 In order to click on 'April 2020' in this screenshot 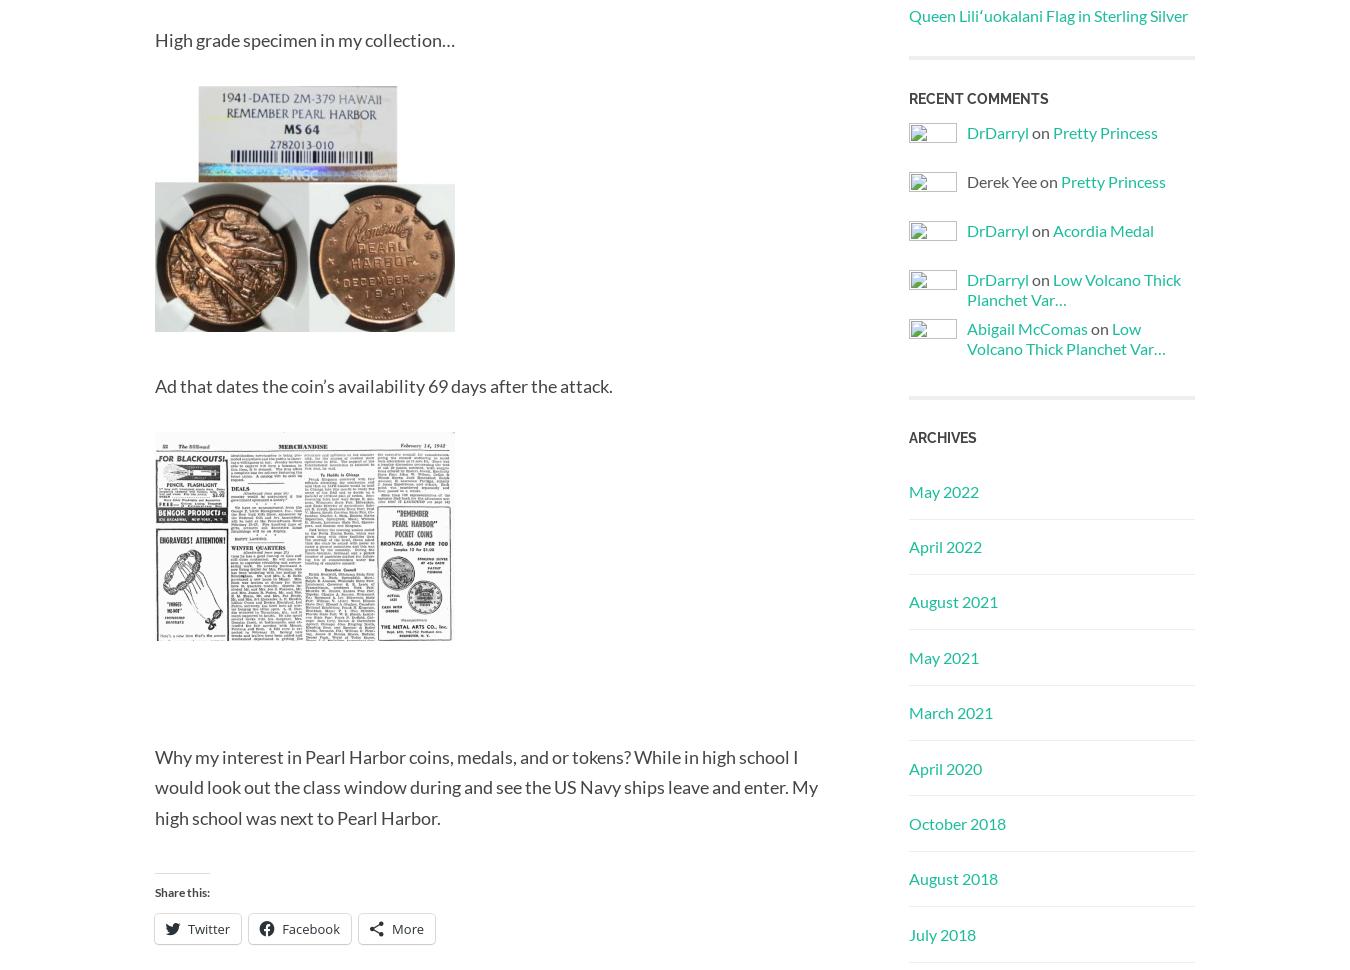, I will do `click(944, 766)`.